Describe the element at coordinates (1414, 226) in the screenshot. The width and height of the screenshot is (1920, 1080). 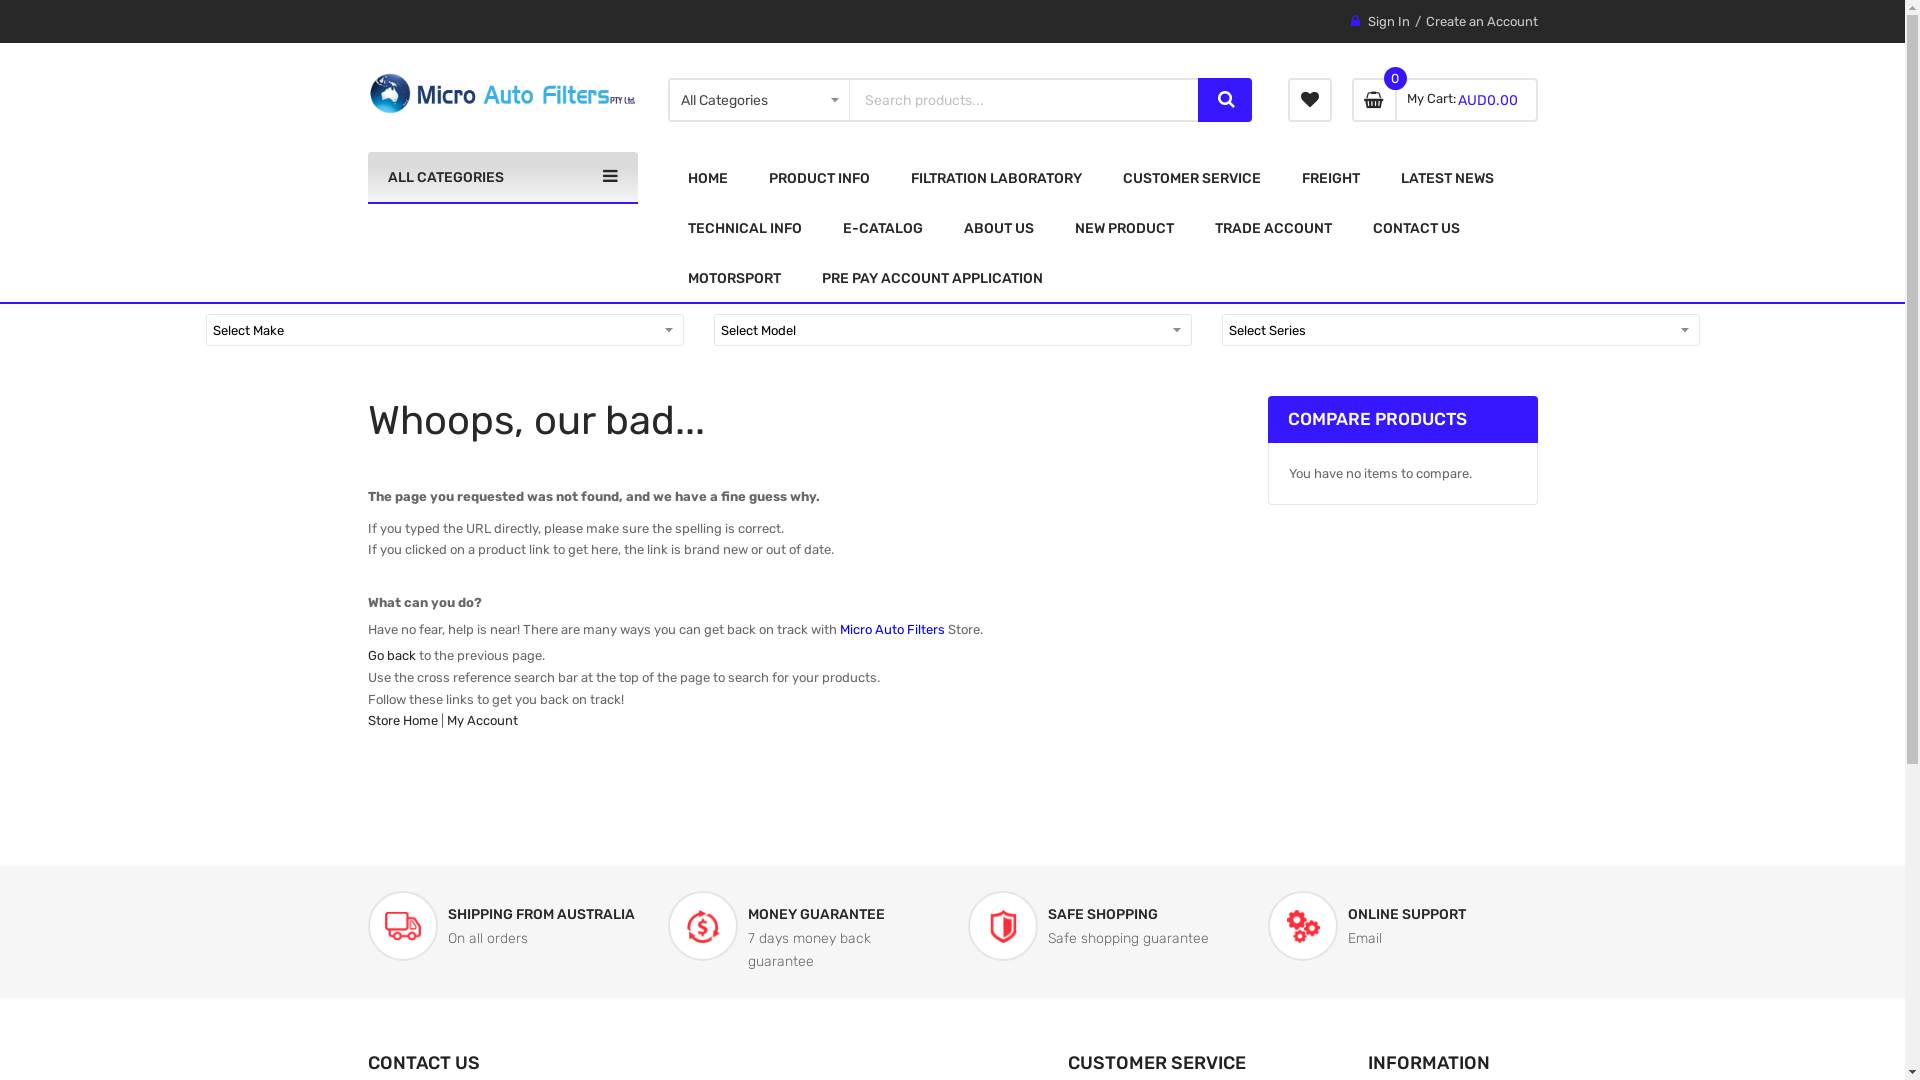
I see `'CONTACT US'` at that location.